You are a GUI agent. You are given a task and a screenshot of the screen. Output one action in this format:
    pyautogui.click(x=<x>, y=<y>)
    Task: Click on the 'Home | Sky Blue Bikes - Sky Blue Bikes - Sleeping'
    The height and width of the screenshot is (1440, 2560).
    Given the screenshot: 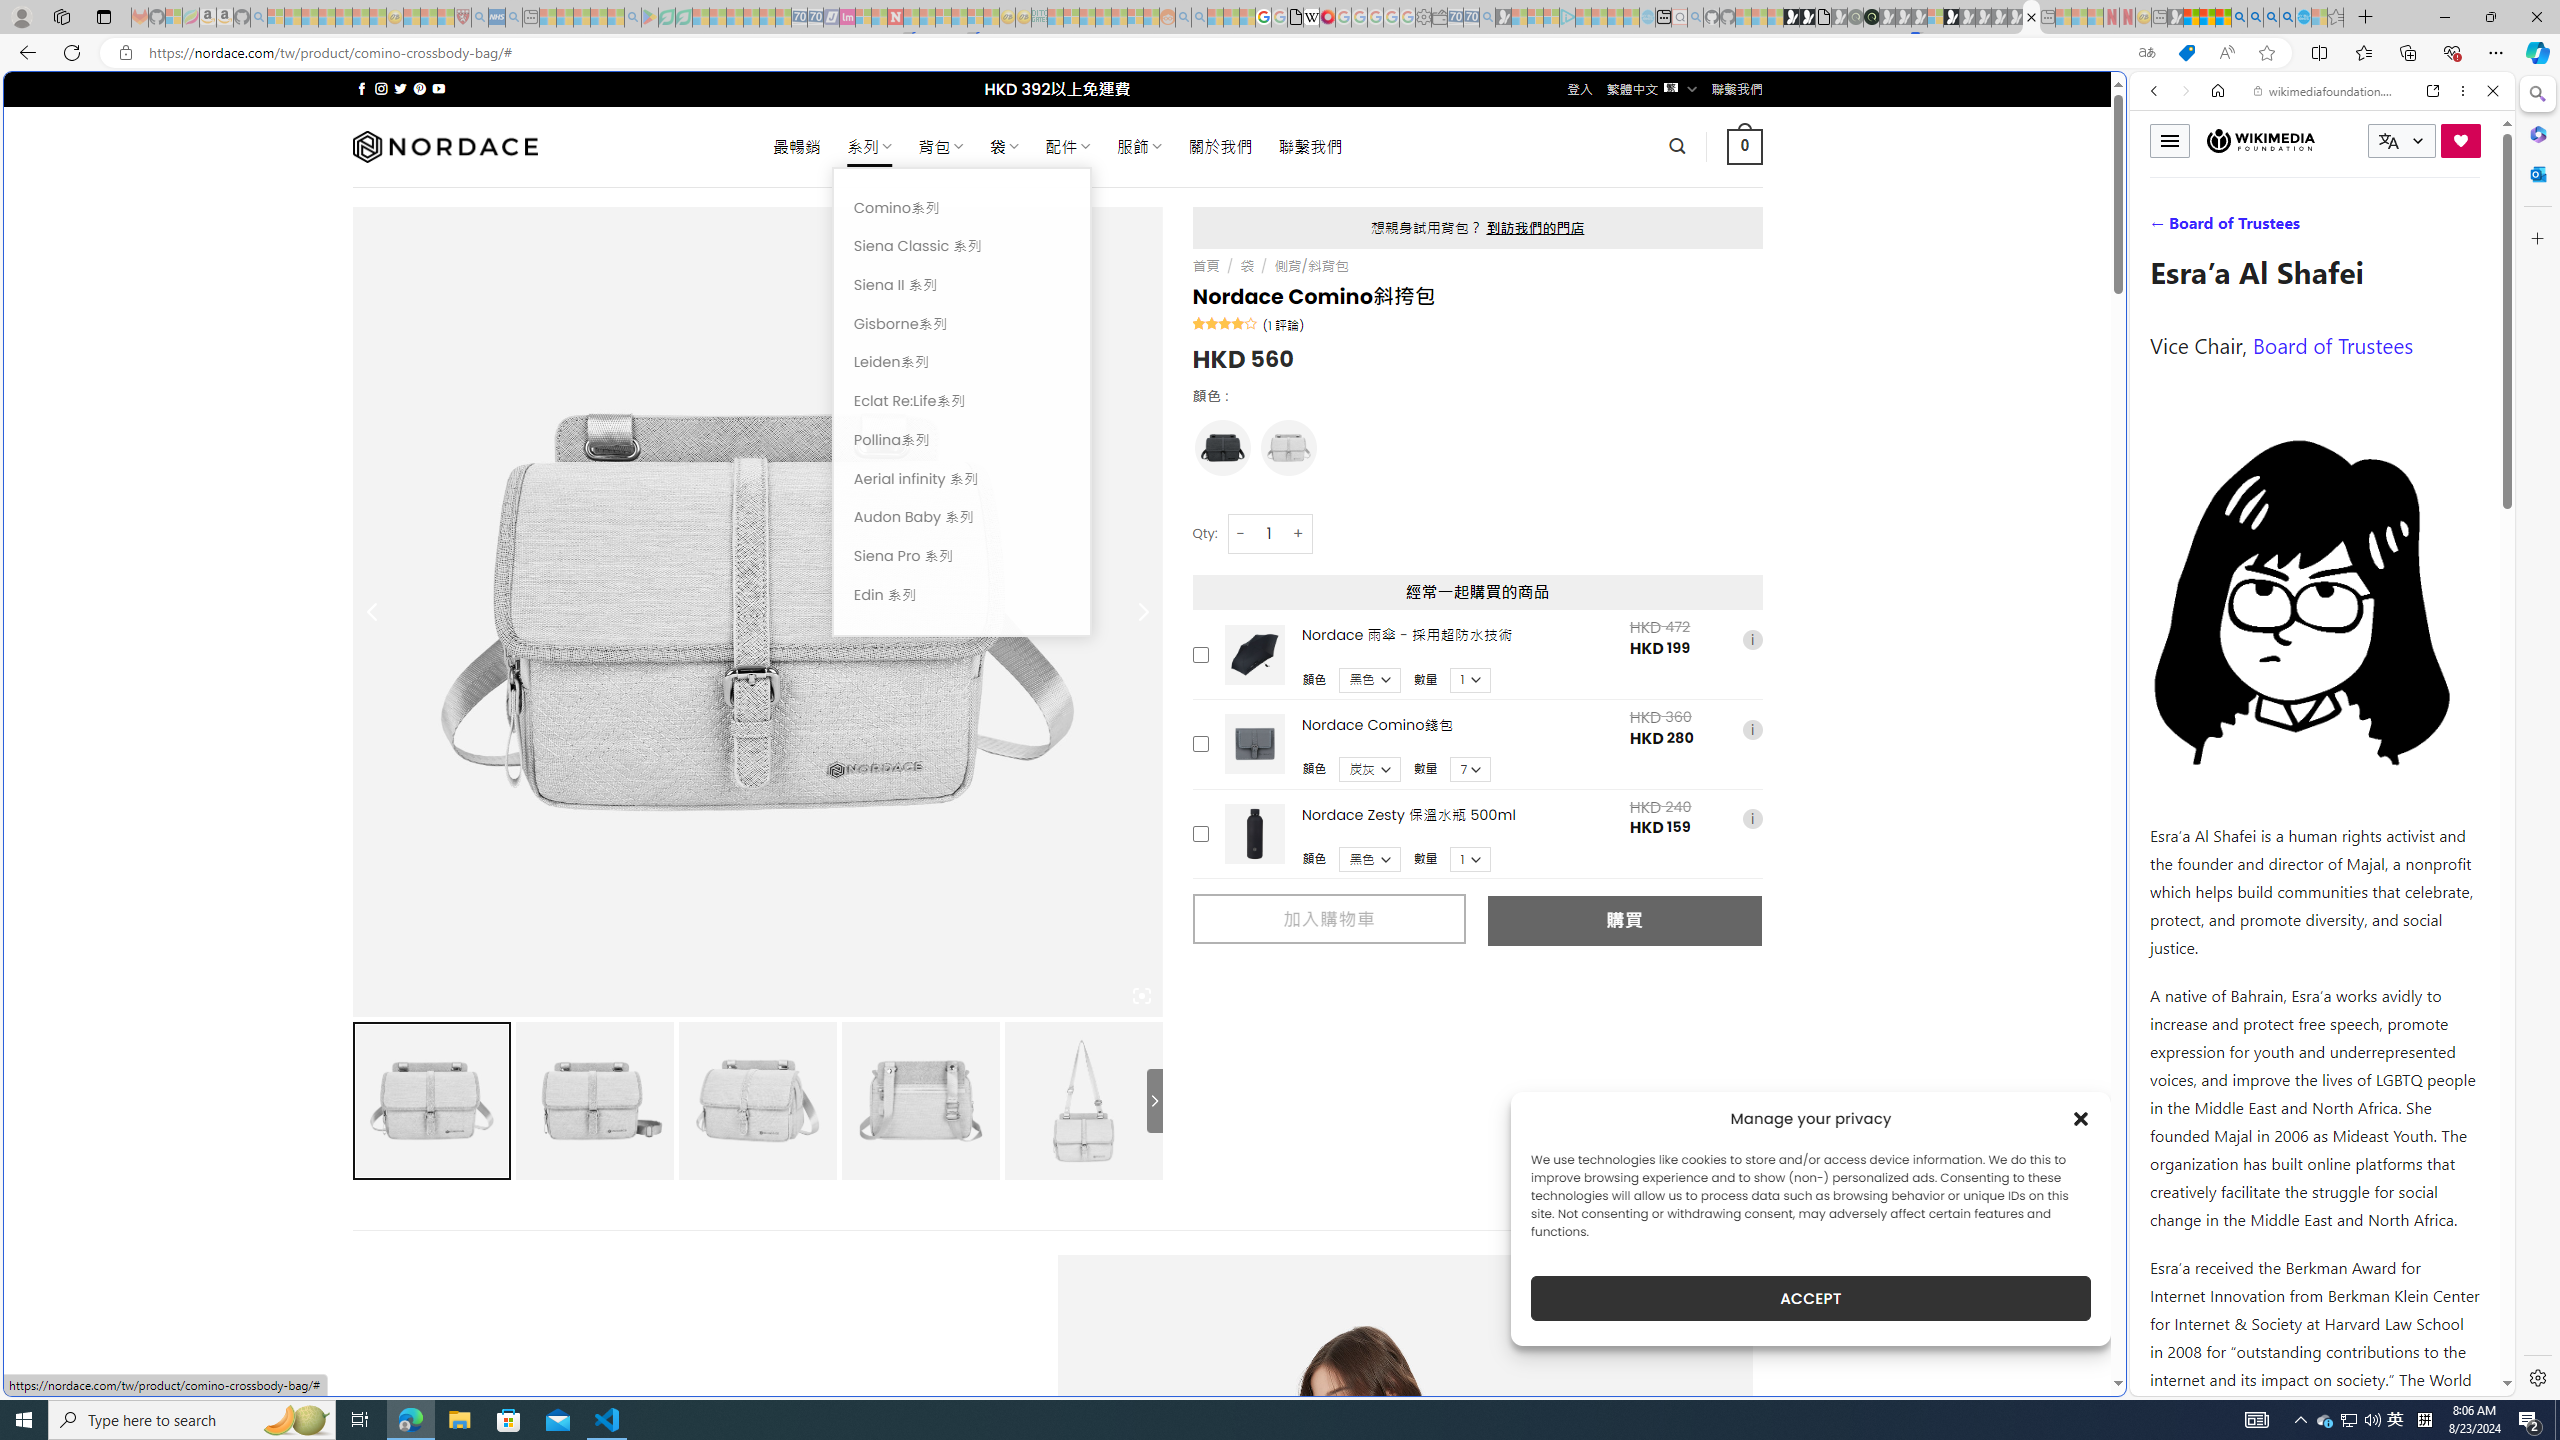 What is the action you would take?
    pyautogui.click(x=1646, y=16)
    